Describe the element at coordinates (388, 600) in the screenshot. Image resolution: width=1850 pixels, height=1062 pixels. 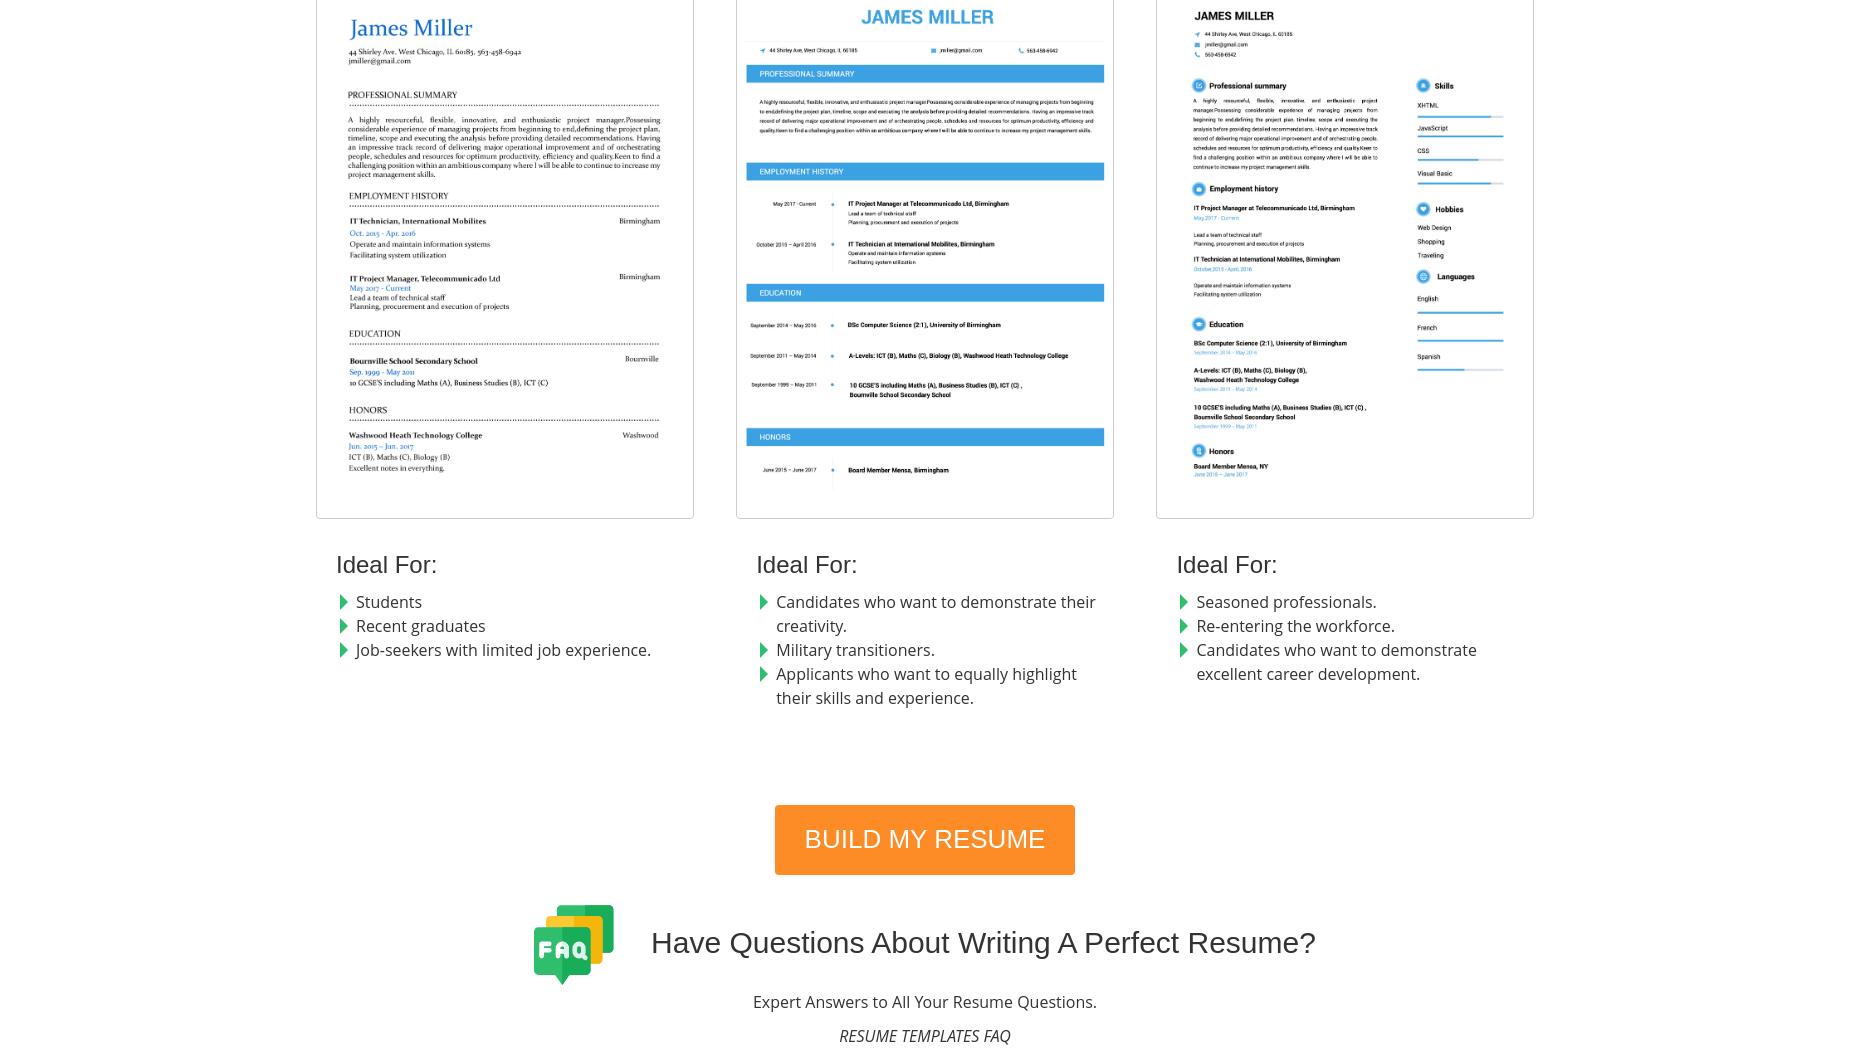
I see `'Students'` at that location.